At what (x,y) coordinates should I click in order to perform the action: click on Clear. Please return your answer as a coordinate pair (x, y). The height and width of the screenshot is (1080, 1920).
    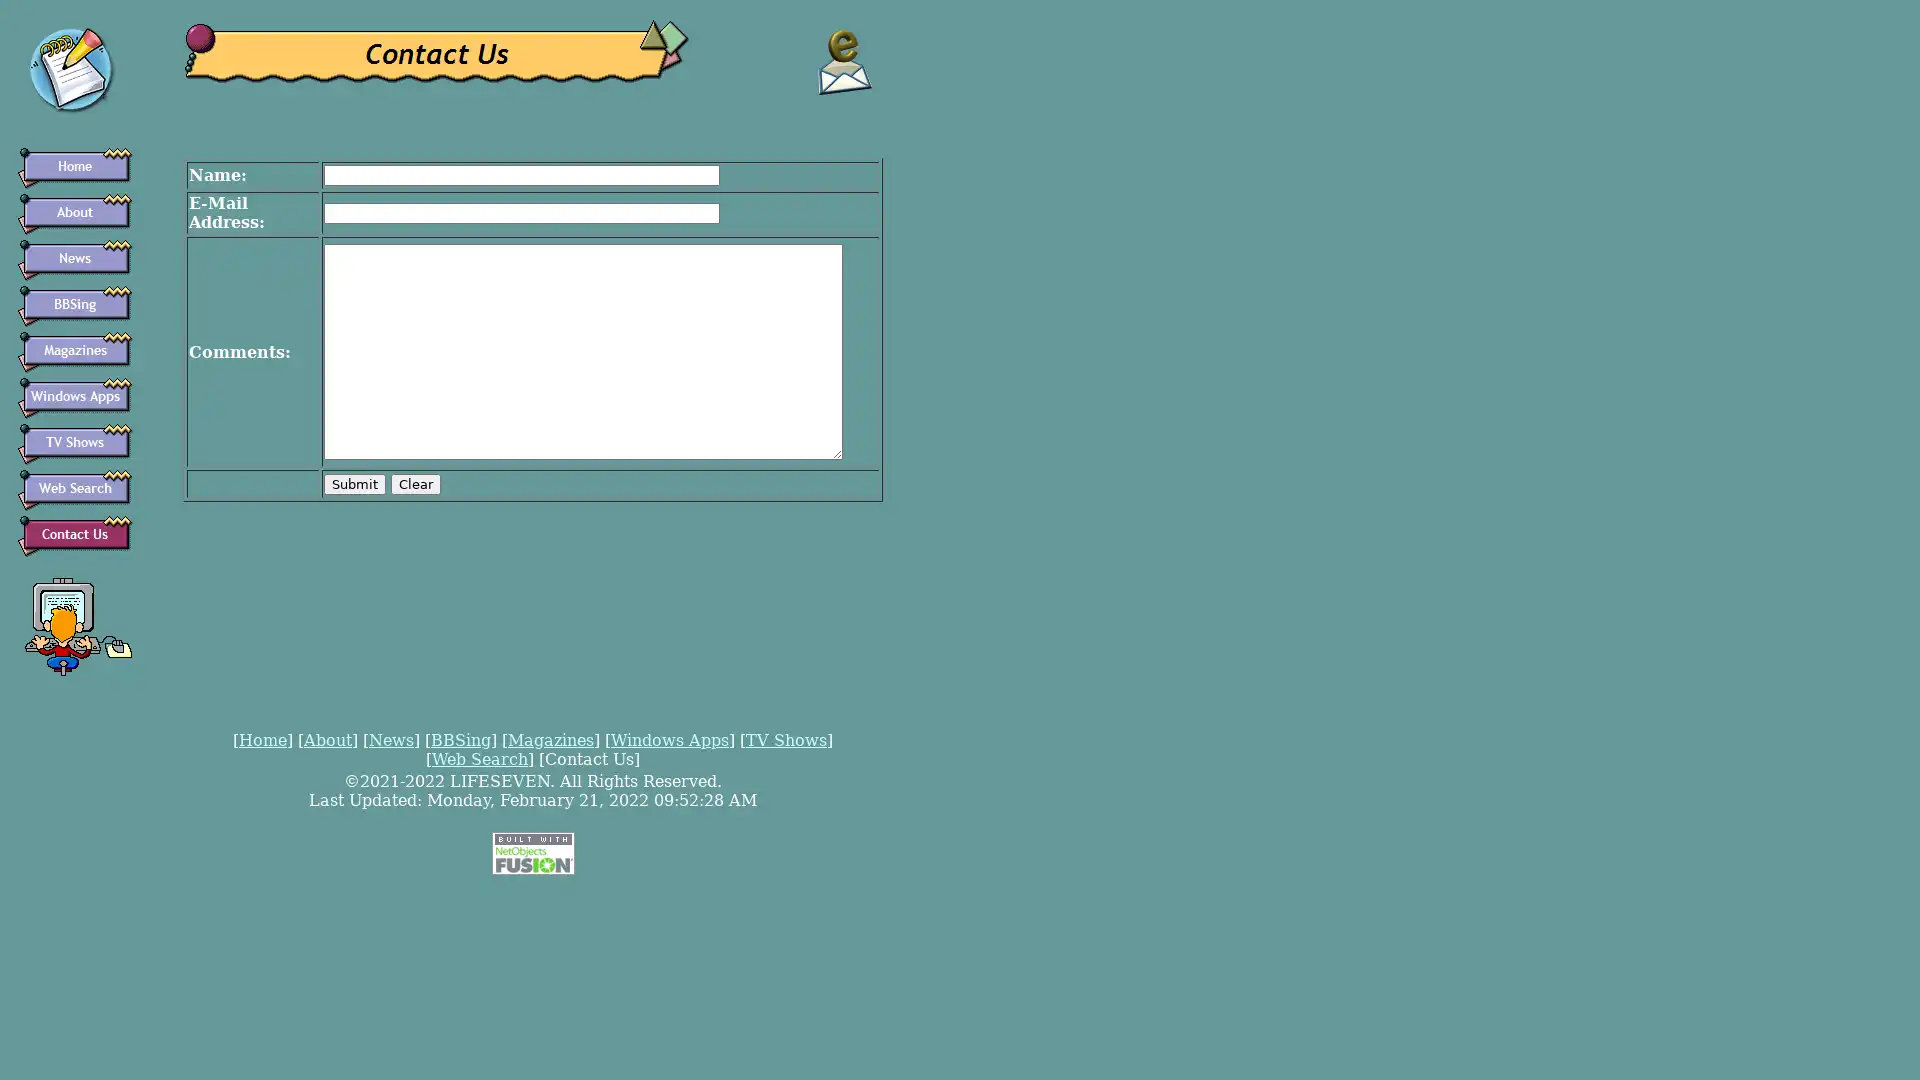
    Looking at the image, I should click on (415, 483).